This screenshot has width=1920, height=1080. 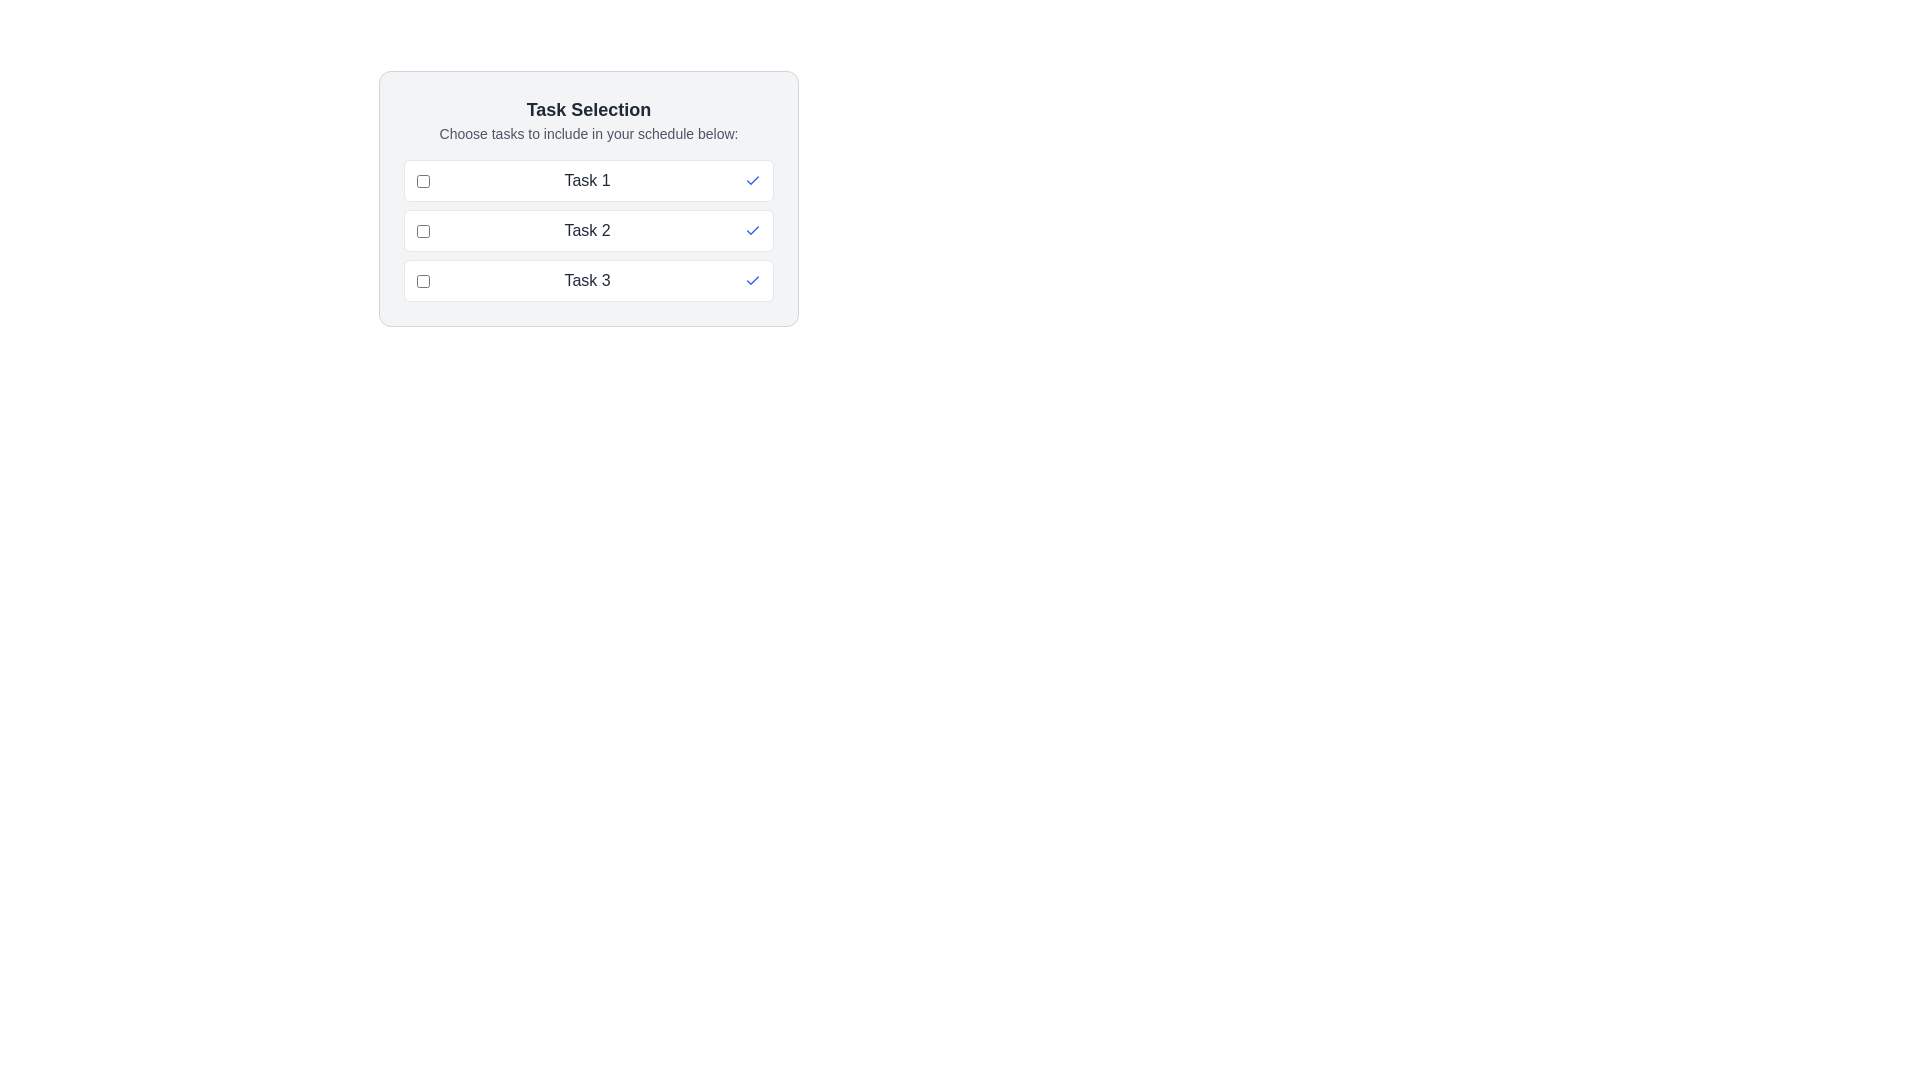 I want to click on the first list item labeled 'Task 1' which includes a checkbox and a blue checkmark icon, so click(x=588, y=181).